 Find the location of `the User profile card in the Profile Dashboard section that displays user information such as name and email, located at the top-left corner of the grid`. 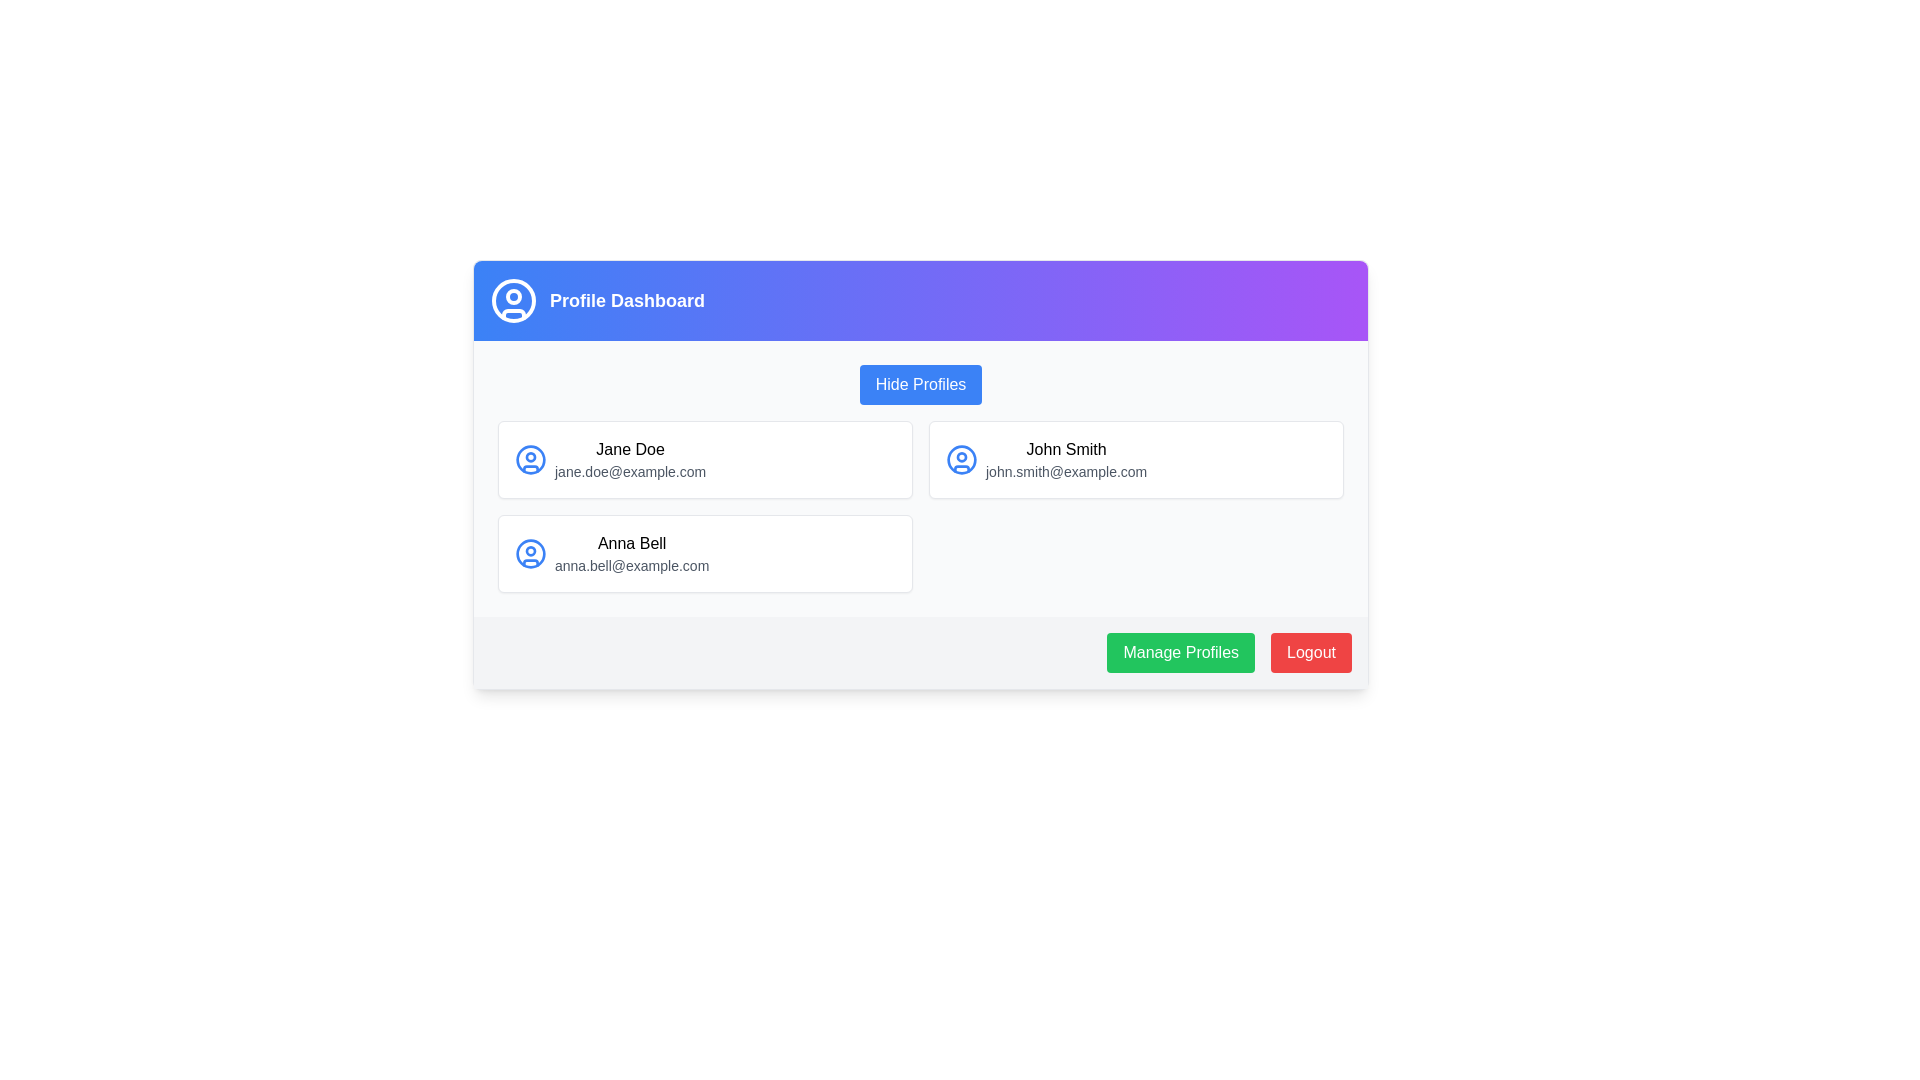

the User profile card in the Profile Dashboard section that displays user information such as name and email, located at the top-left corner of the grid is located at coordinates (705, 459).